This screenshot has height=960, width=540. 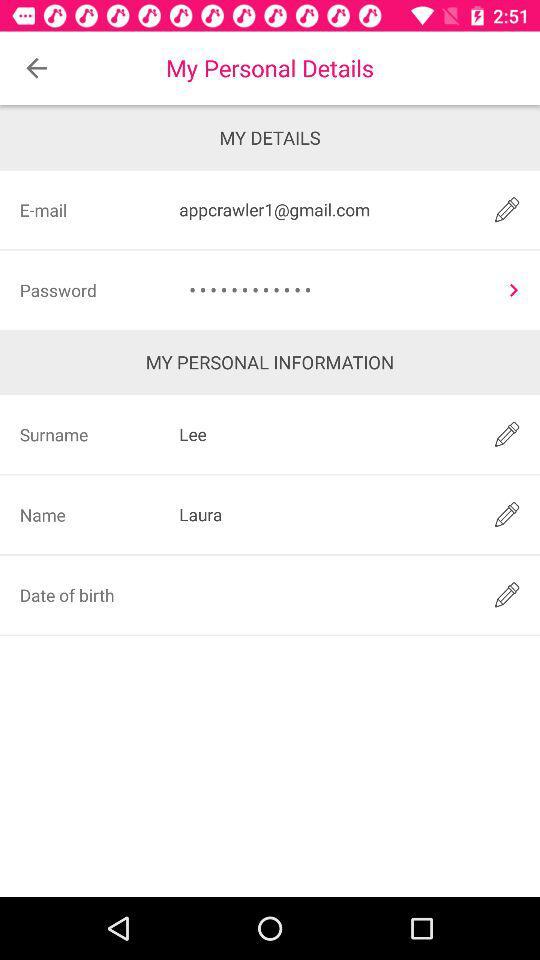 What do you see at coordinates (507, 434) in the screenshot?
I see `the edit icon` at bounding box center [507, 434].